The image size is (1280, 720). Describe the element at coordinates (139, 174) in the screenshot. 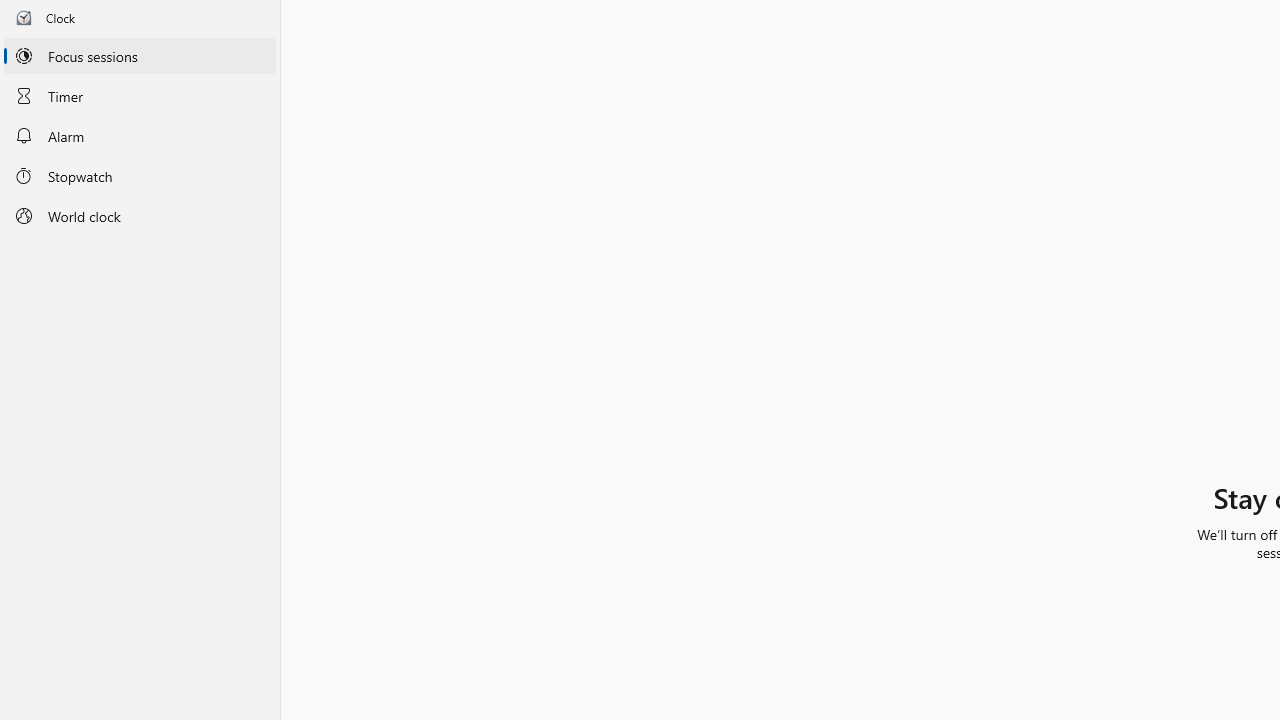

I see `'Stopwatch'` at that location.